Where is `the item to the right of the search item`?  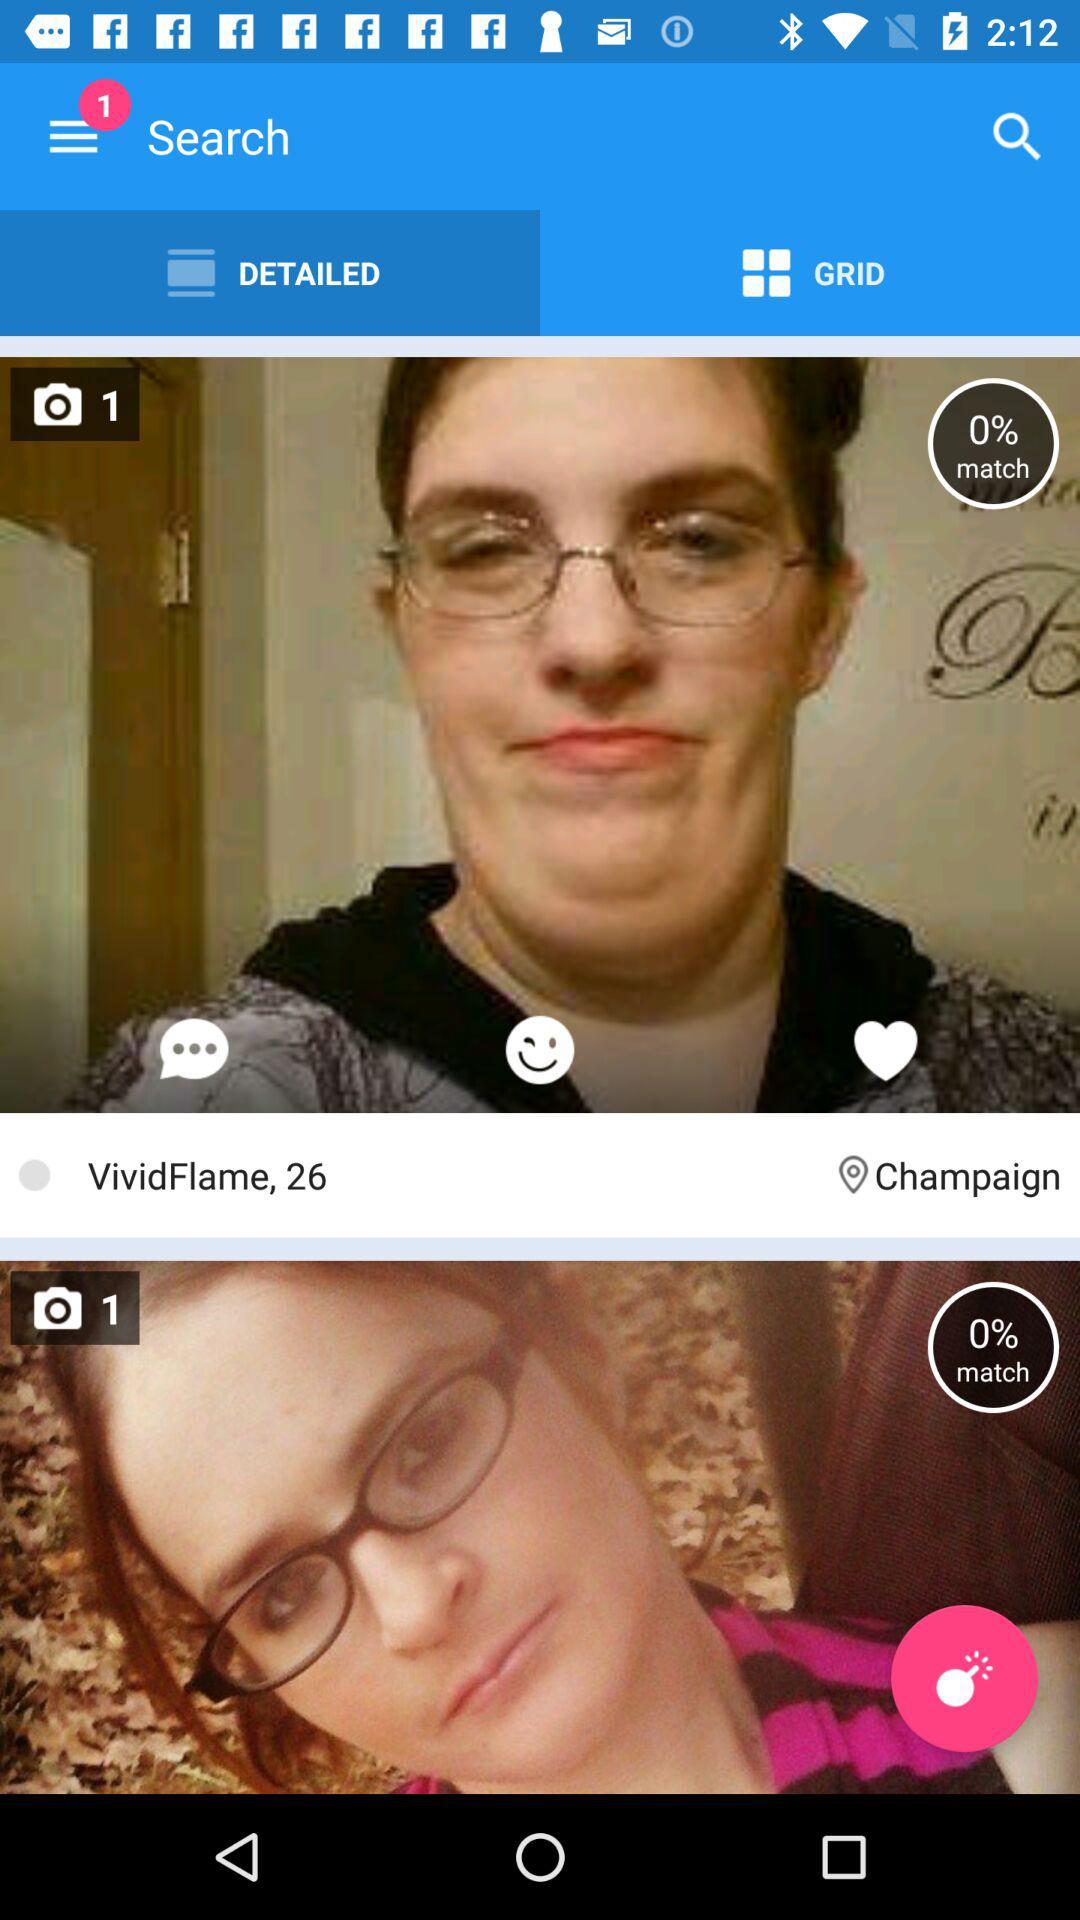 the item to the right of the search item is located at coordinates (1017, 135).